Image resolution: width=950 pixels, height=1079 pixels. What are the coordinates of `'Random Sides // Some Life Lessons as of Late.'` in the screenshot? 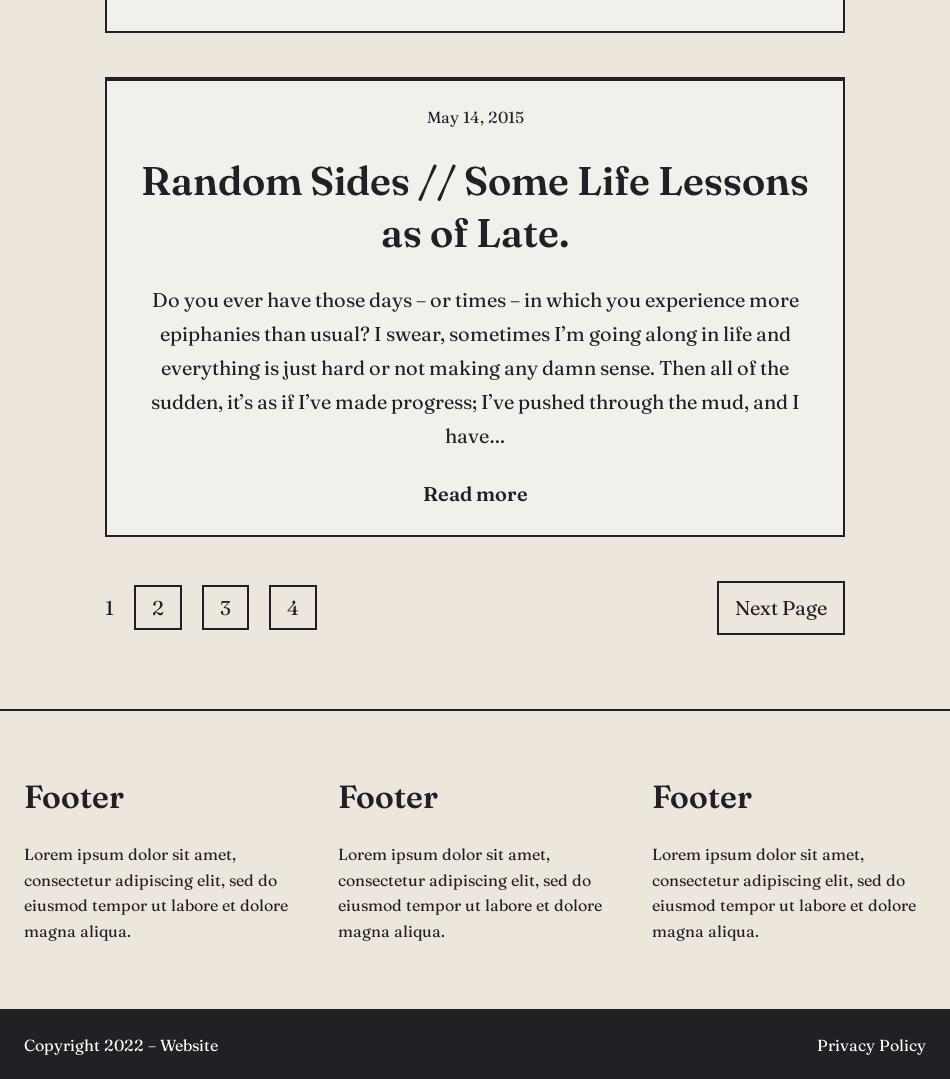 It's located at (475, 205).